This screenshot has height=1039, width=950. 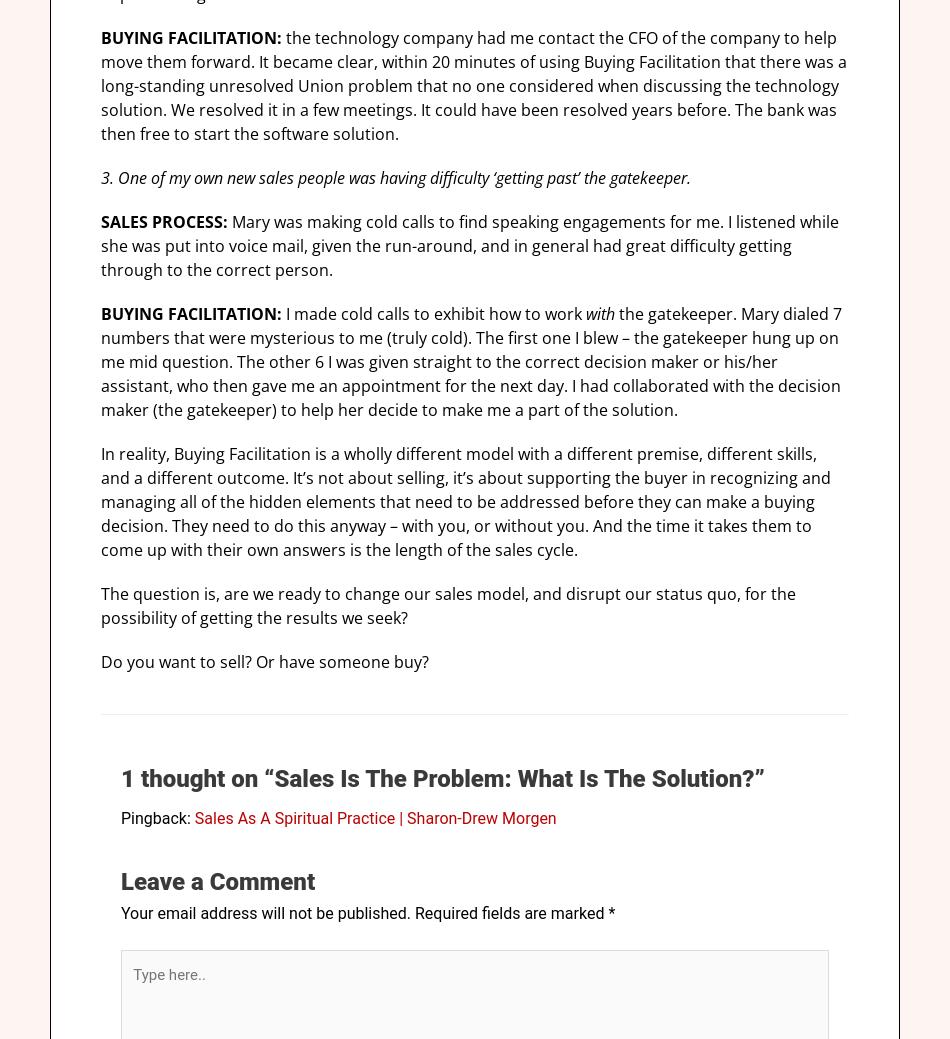 What do you see at coordinates (472, 85) in the screenshot?
I see `'the technology company had me contact the CFO of the company to help move them forward. It became clear, within 20 minutes of using Buying Facilitation that there was a long-standing unresolved Union problem that no one considered when discussing the technology solution. We resolved it in a few meetings. It could have been resolved years before. The bank was then free to start the software solution.'` at bounding box center [472, 85].